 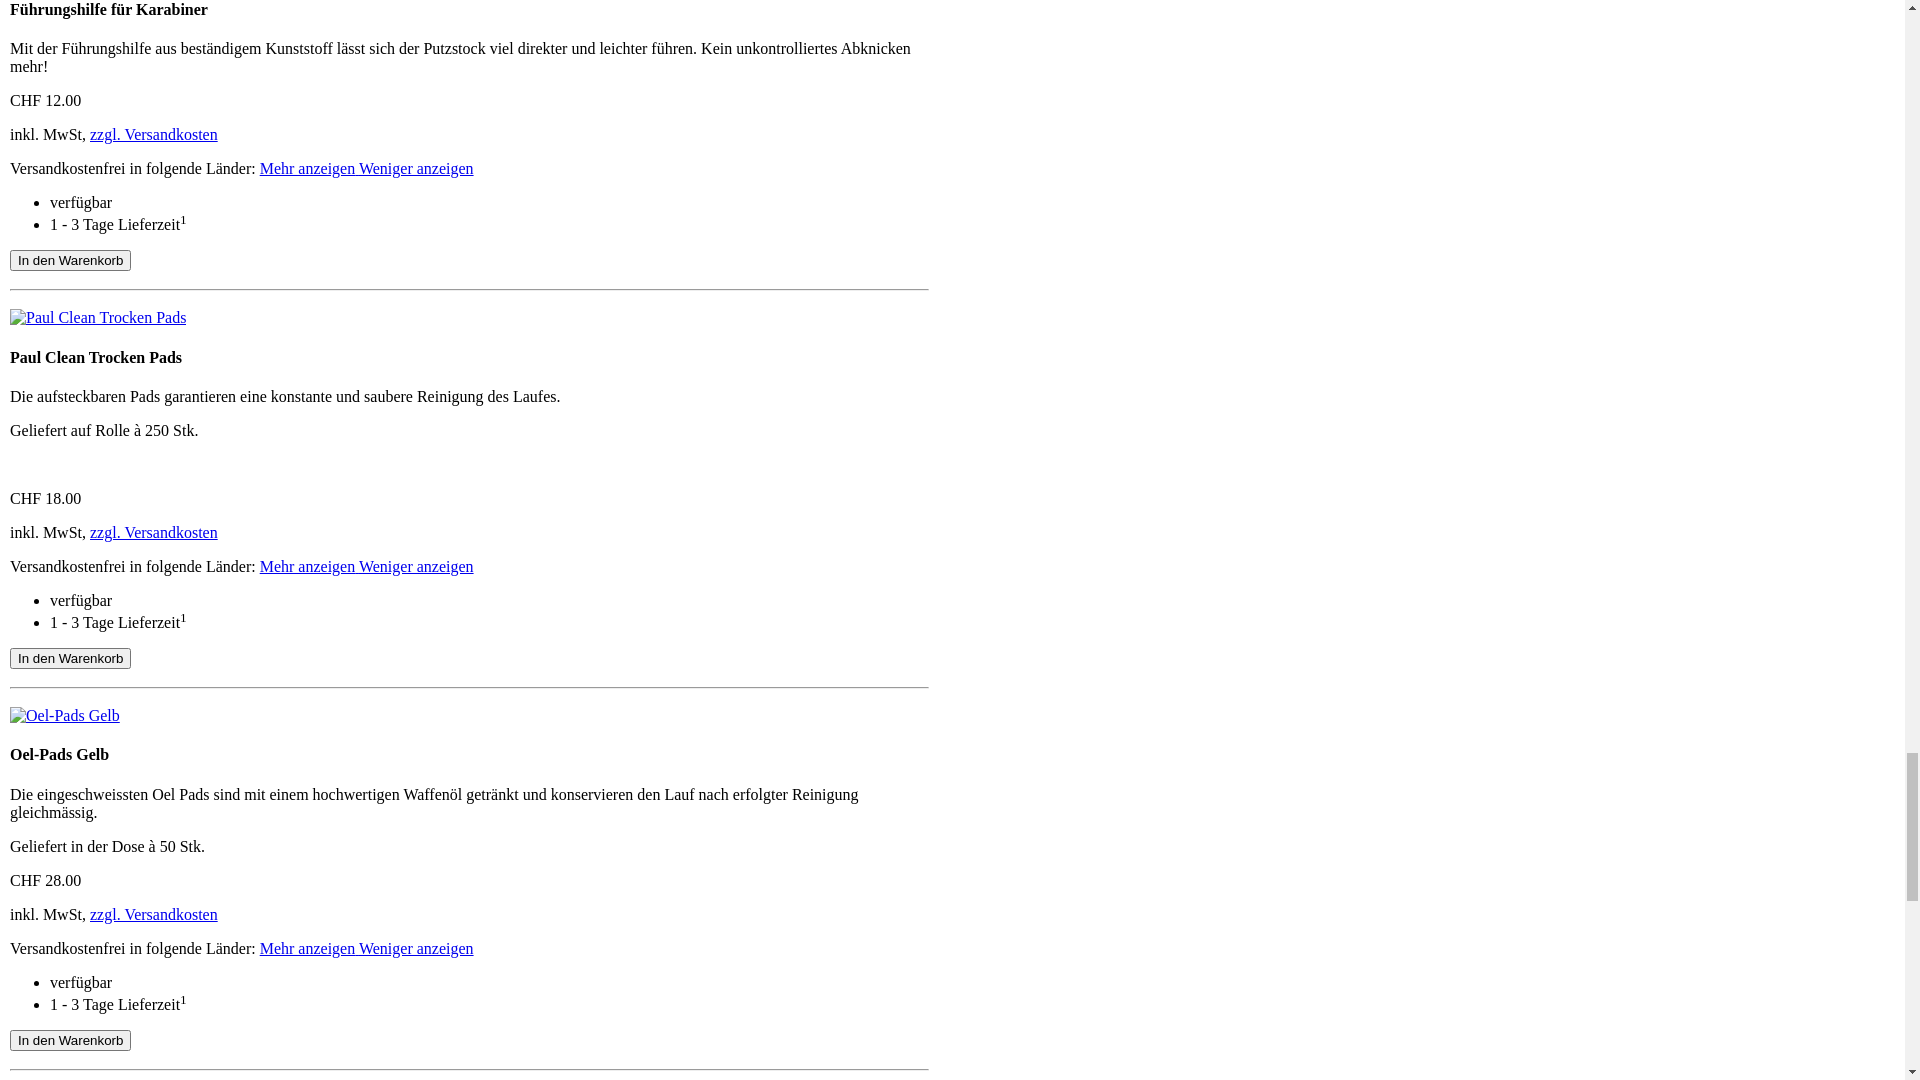 What do you see at coordinates (39, 61) in the screenshot?
I see `'Shop'` at bounding box center [39, 61].